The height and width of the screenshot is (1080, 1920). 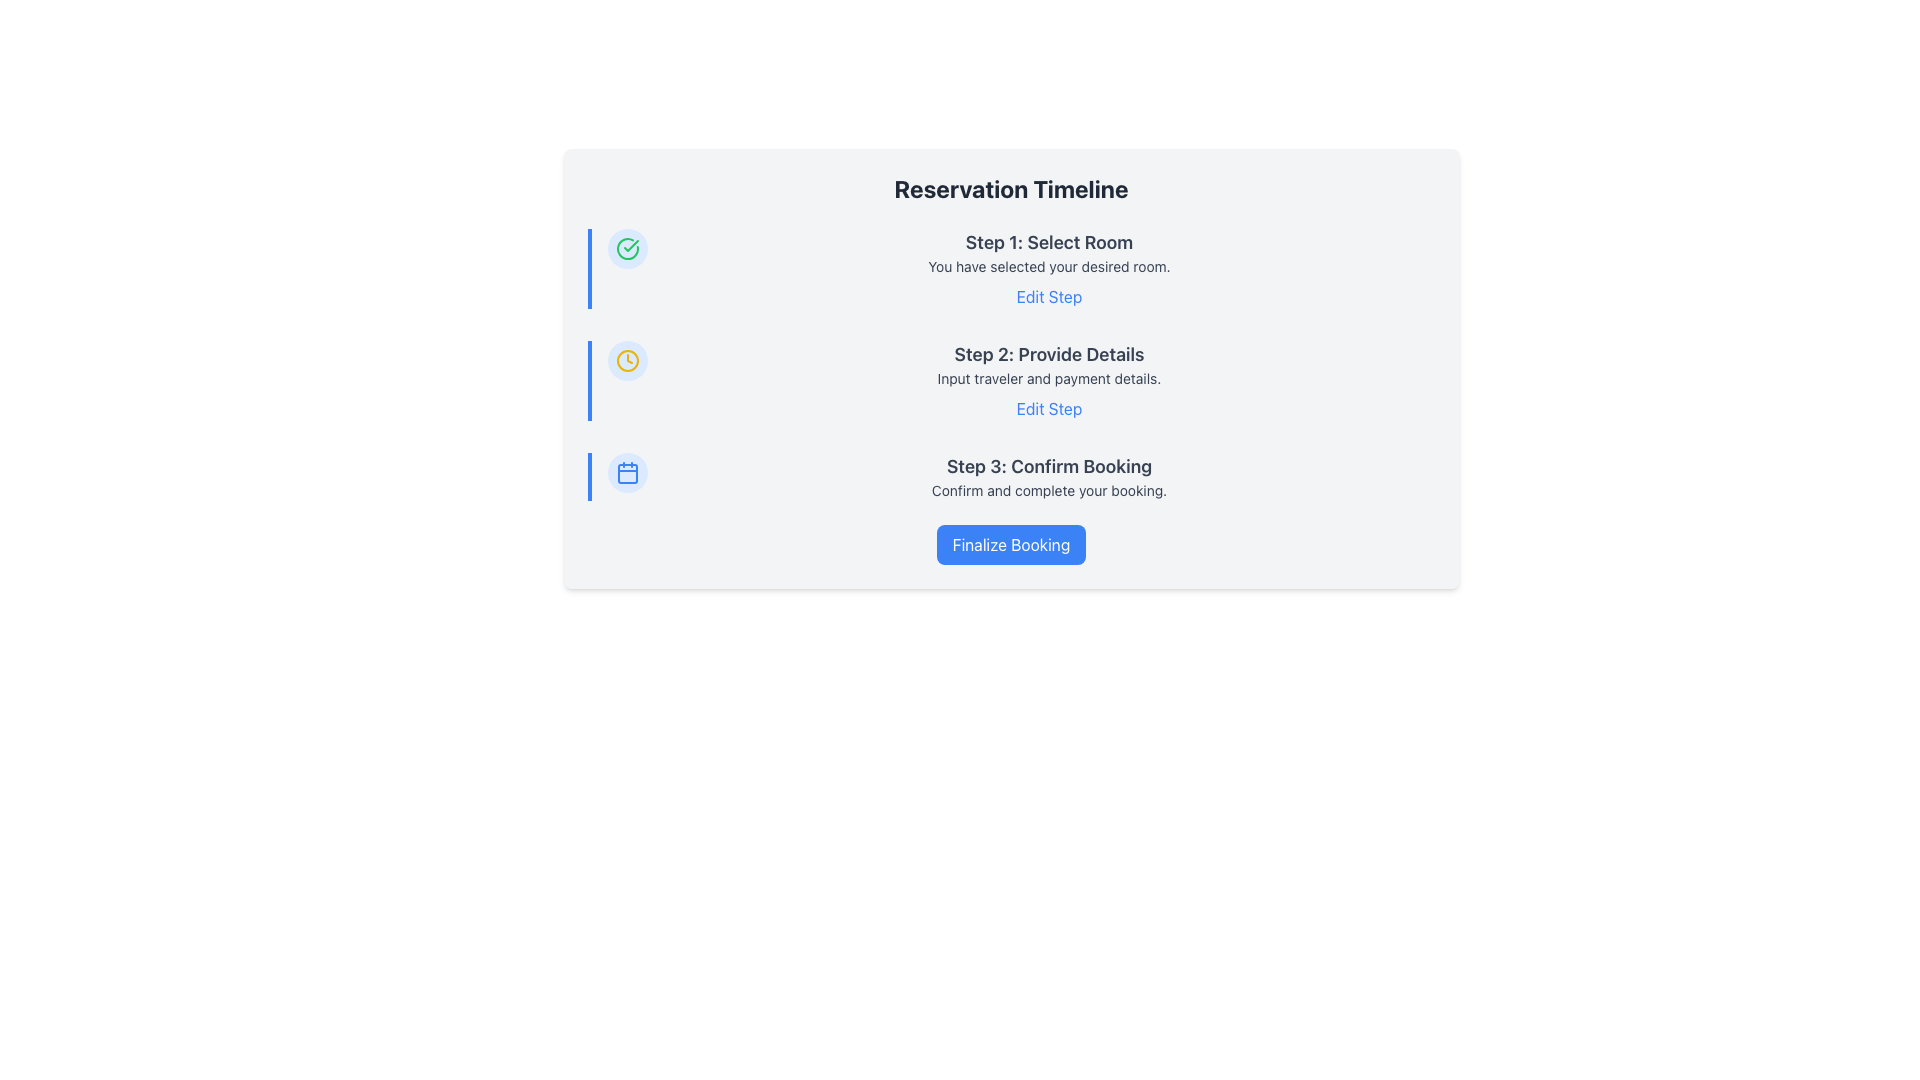 I want to click on text label at the top of the reservation process timeline card, which indicates the sections pertaining to the reservation process, so click(x=1011, y=189).